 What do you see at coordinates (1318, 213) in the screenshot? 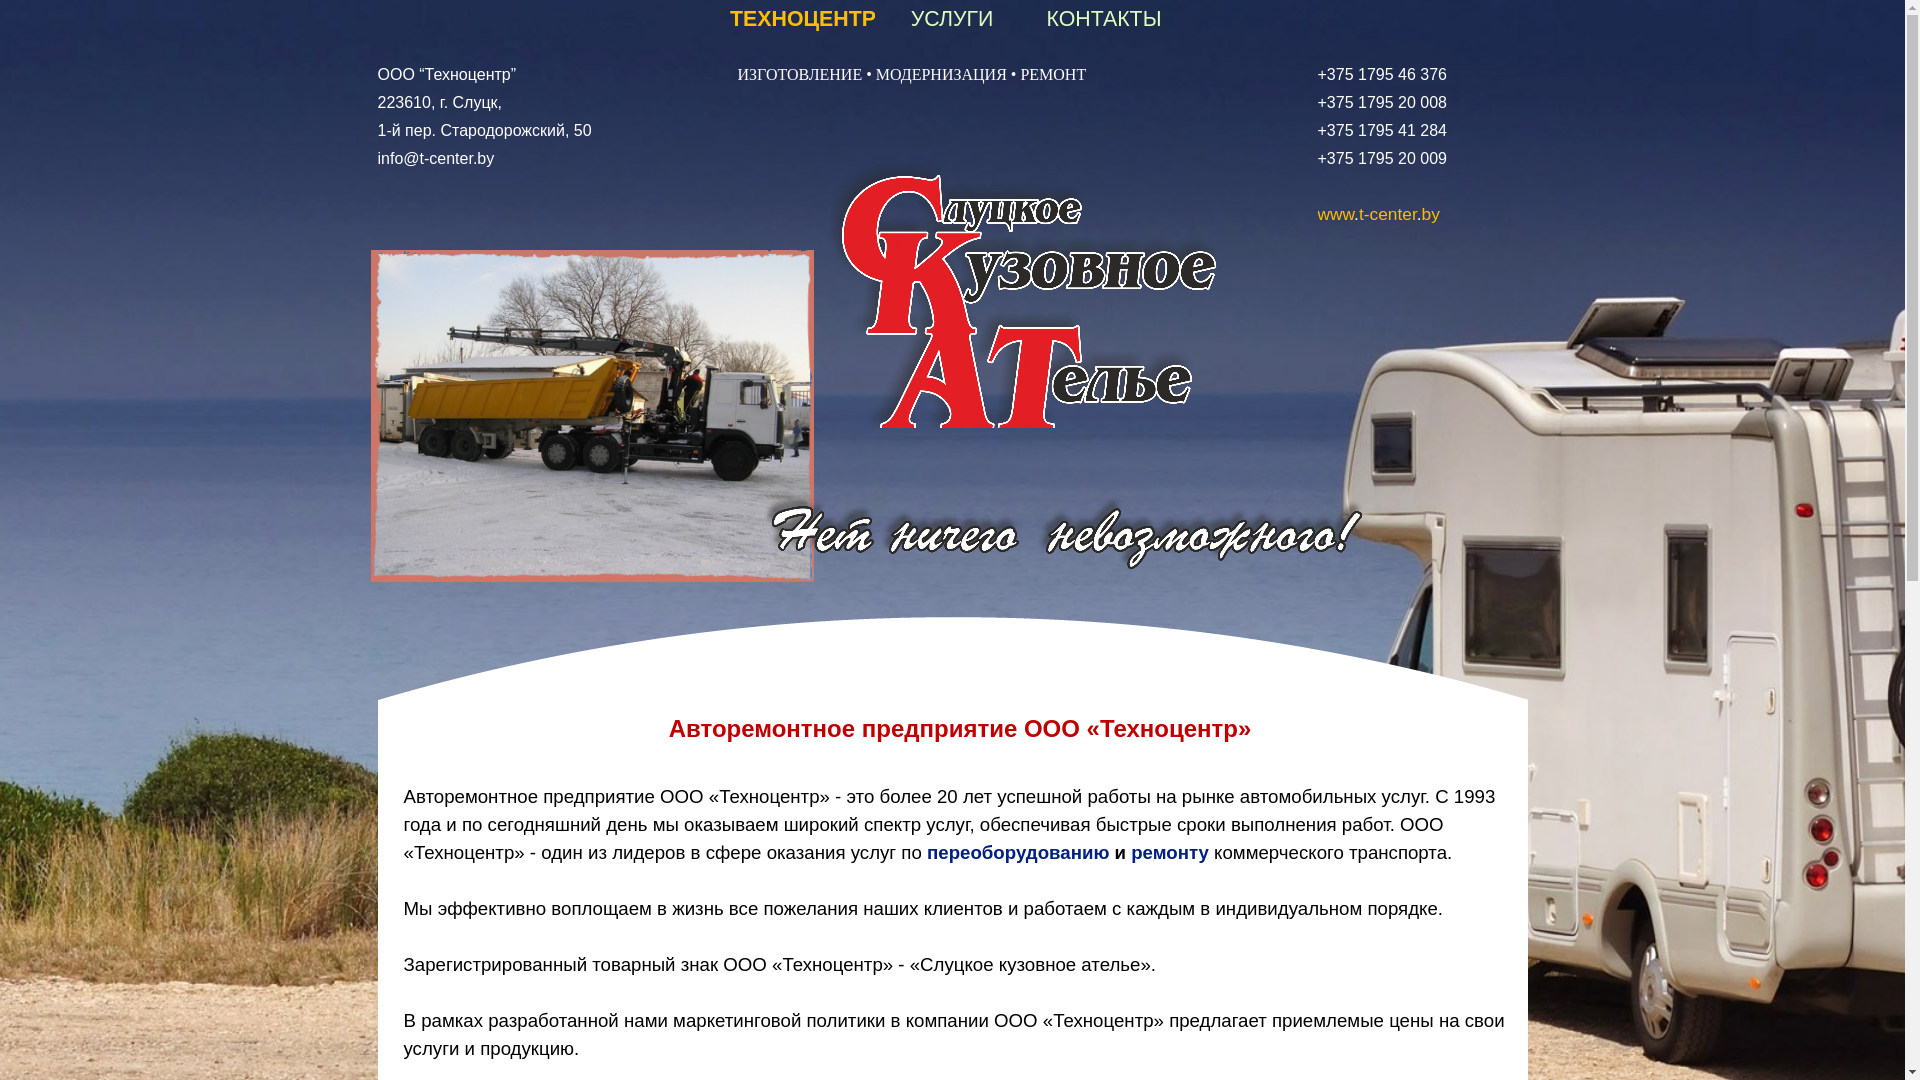
I see `'www.t-center.by'` at bounding box center [1318, 213].